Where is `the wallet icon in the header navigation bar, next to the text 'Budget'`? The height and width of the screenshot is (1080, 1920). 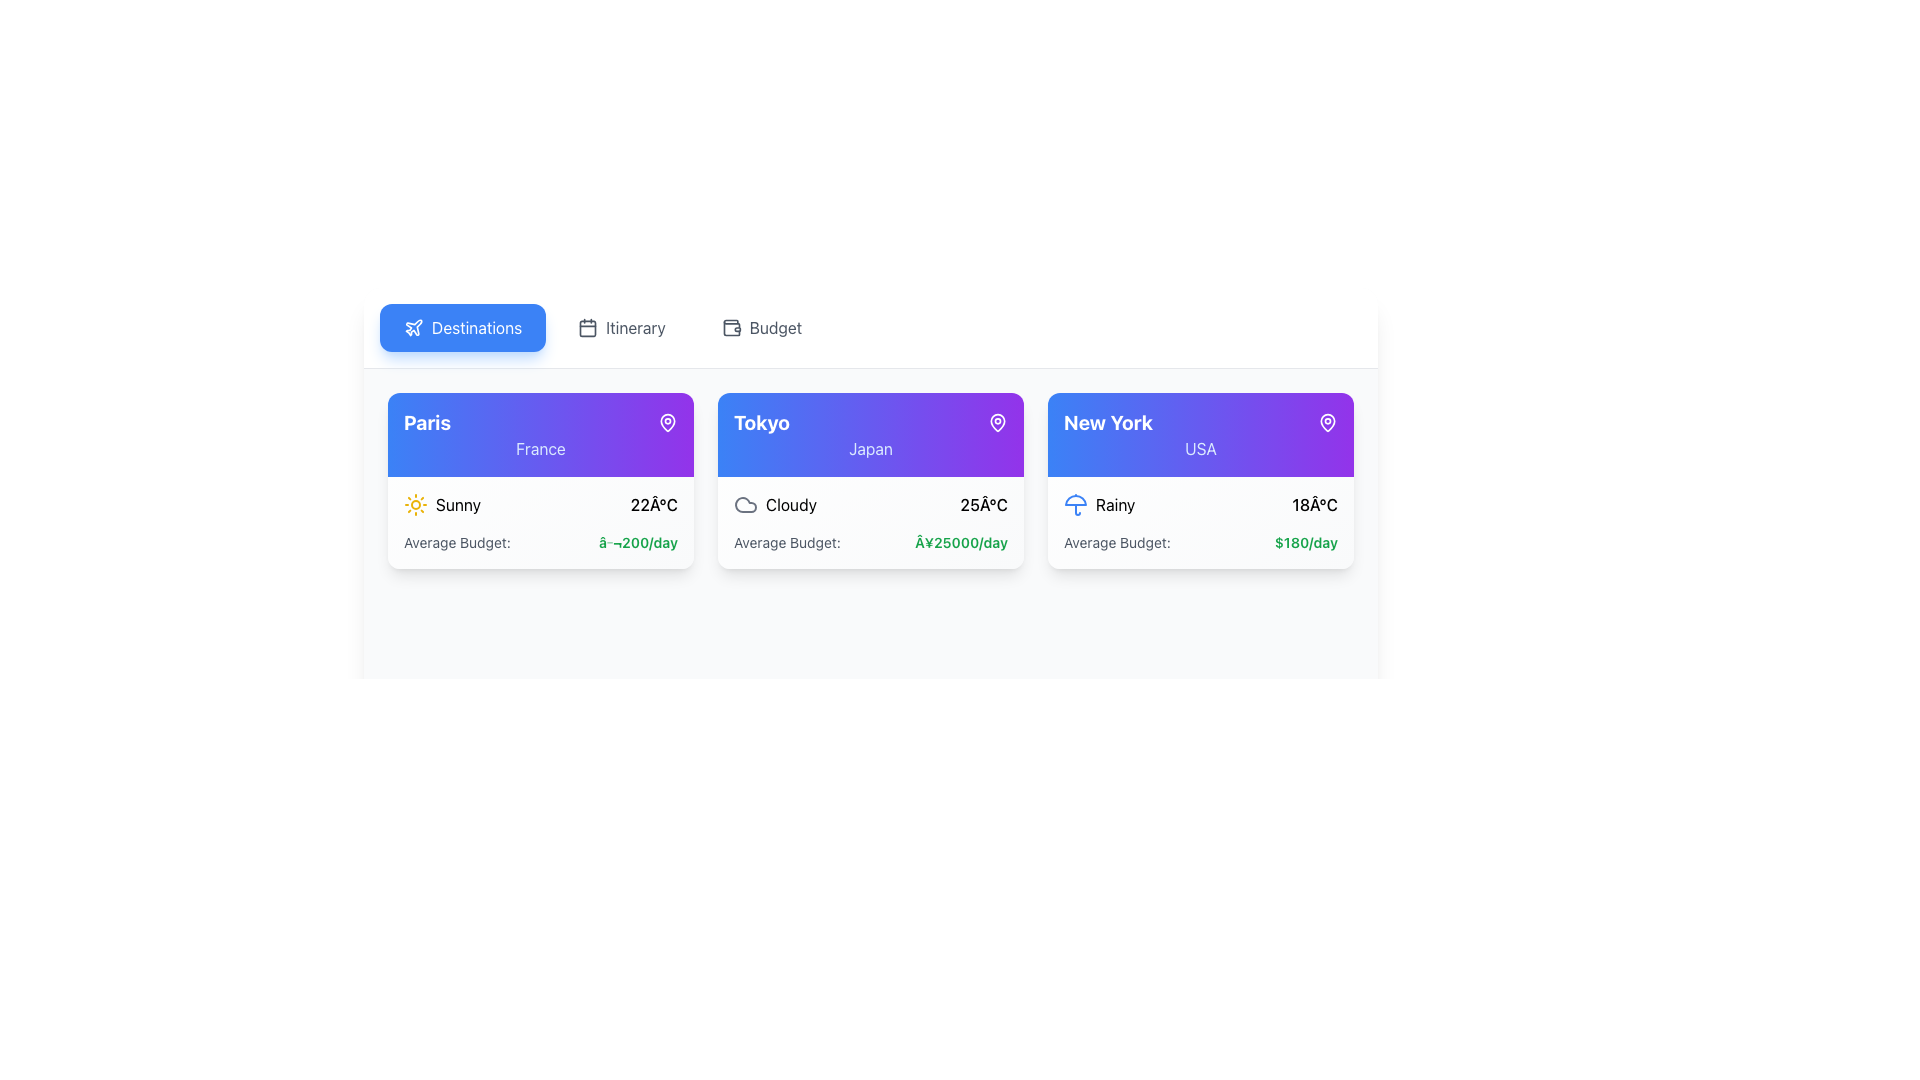
the wallet icon in the header navigation bar, next to the text 'Budget' is located at coordinates (730, 326).